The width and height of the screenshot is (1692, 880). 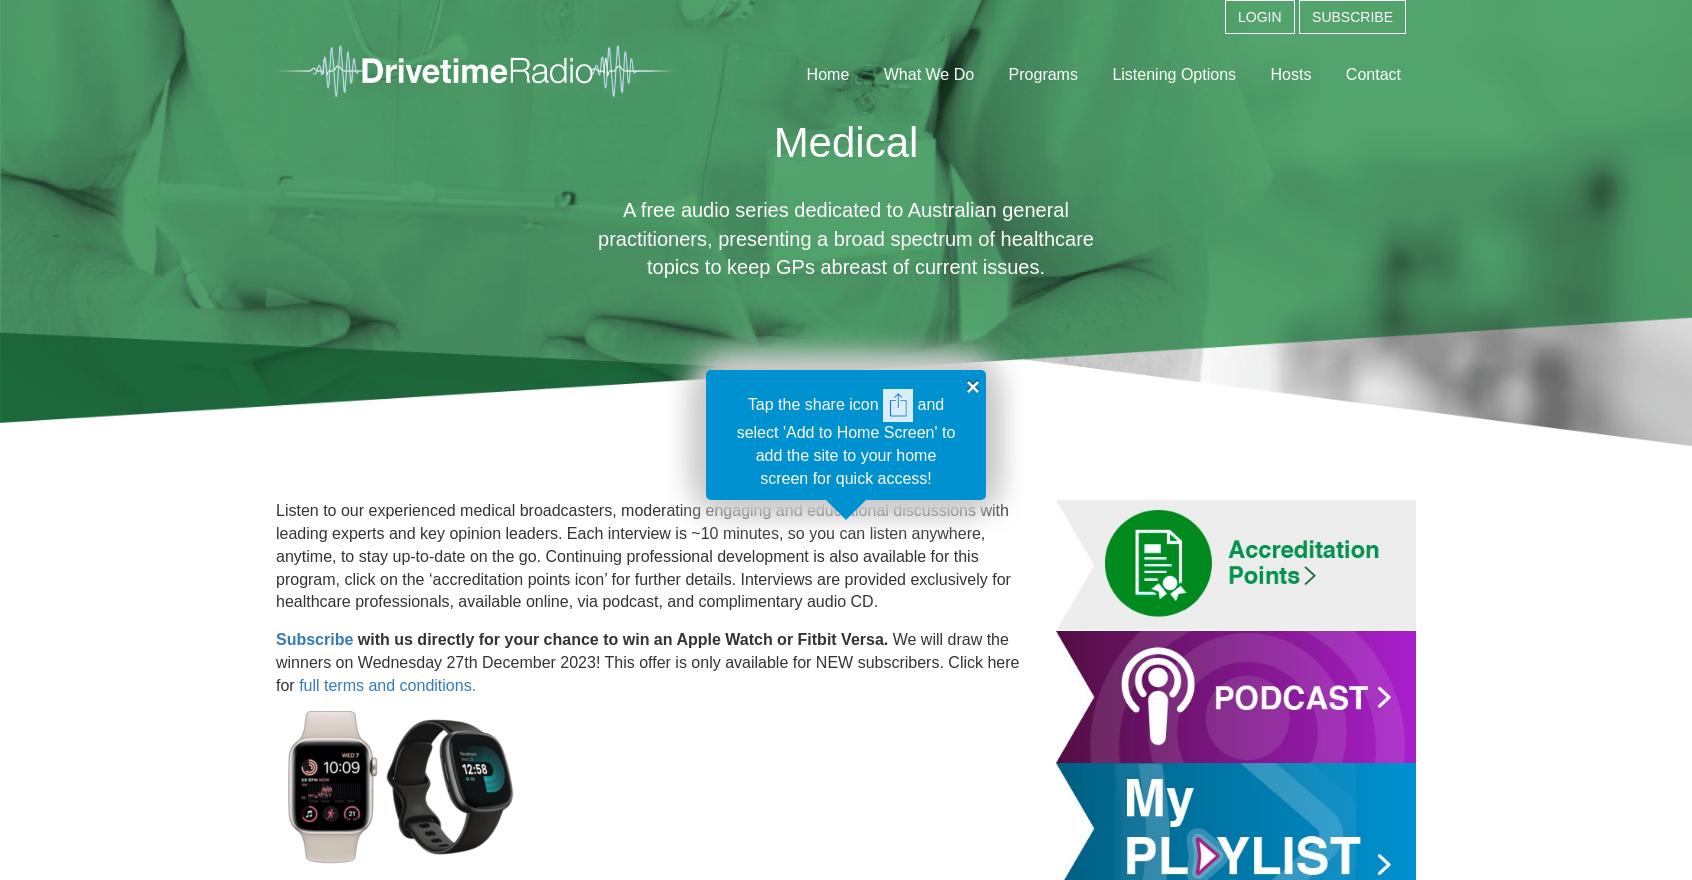 What do you see at coordinates (647, 661) in the screenshot?
I see `'We will draw the winners on Wednesday 27th December 2023! This offer is only available for NEW subscribers. Click here for'` at bounding box center [647, 661].